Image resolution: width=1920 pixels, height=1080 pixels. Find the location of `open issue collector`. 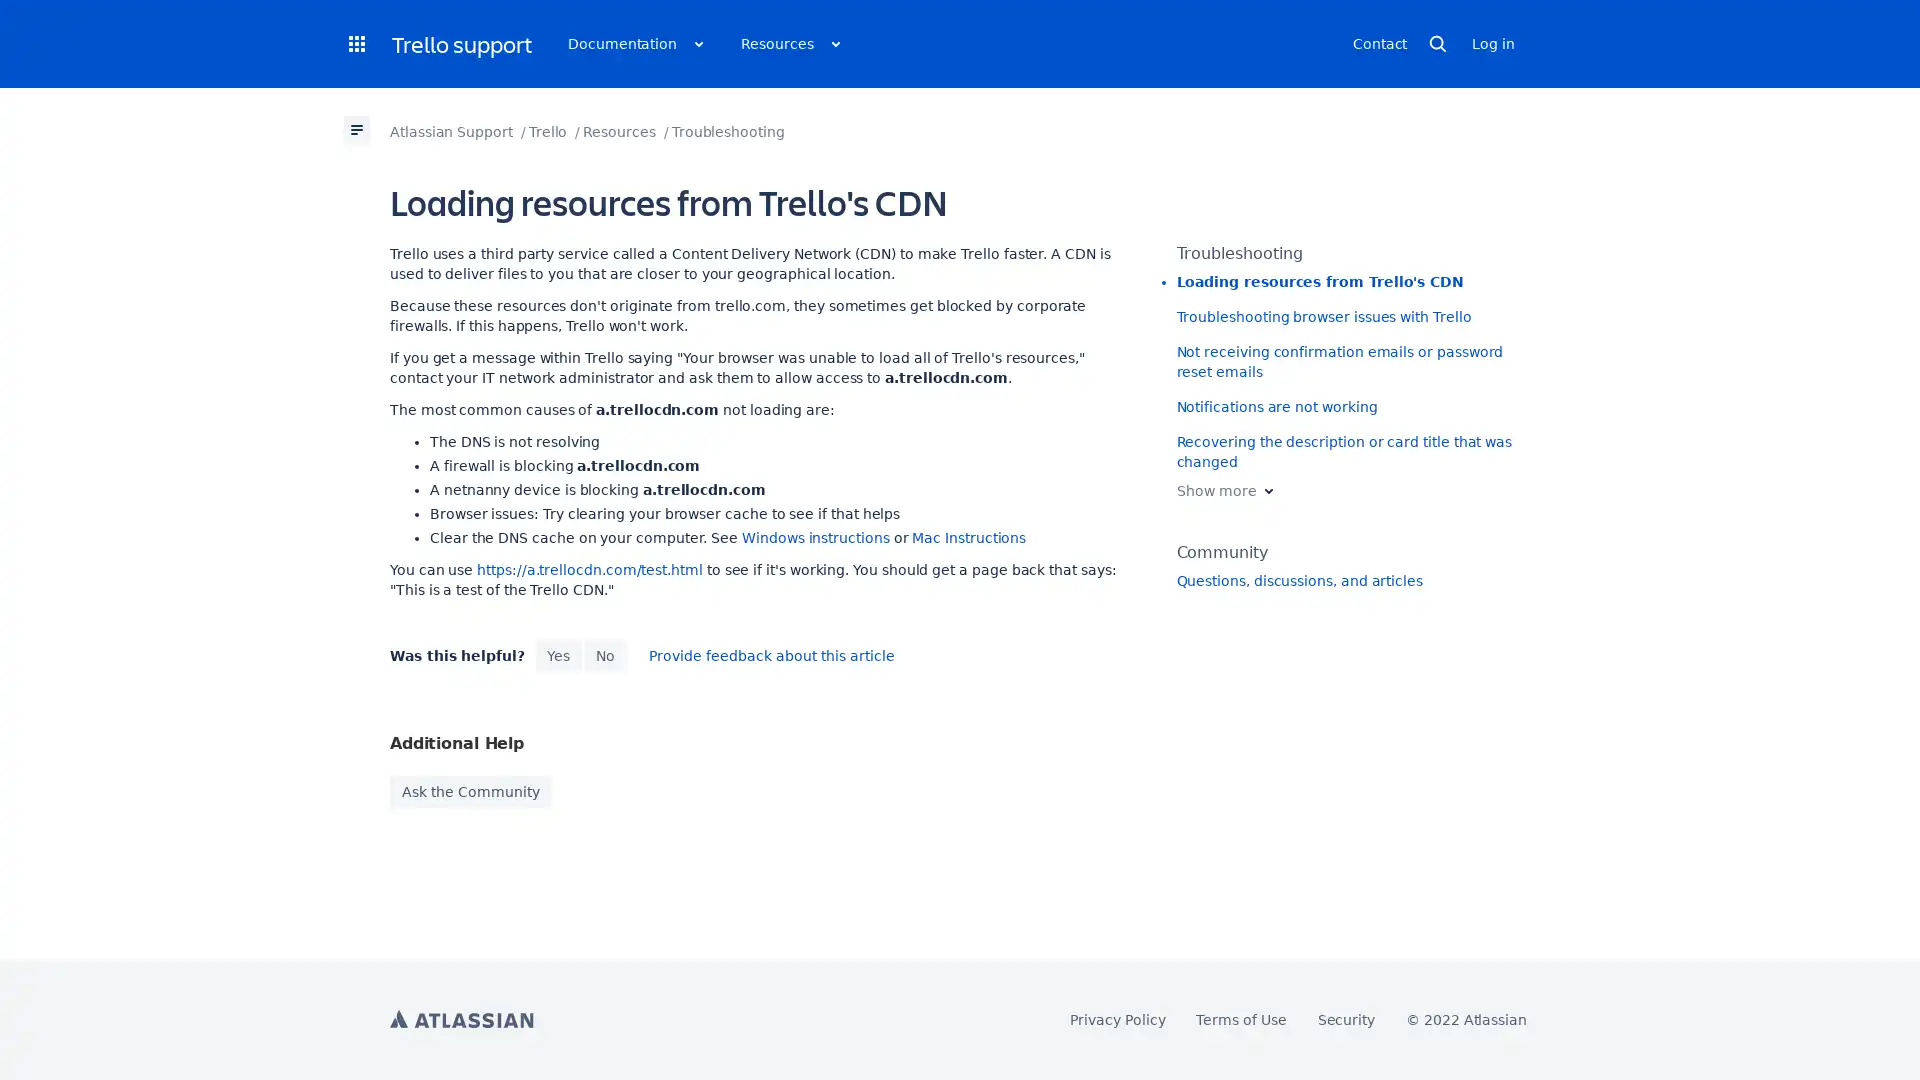

open issue collector is located at coordinates (770, 655).